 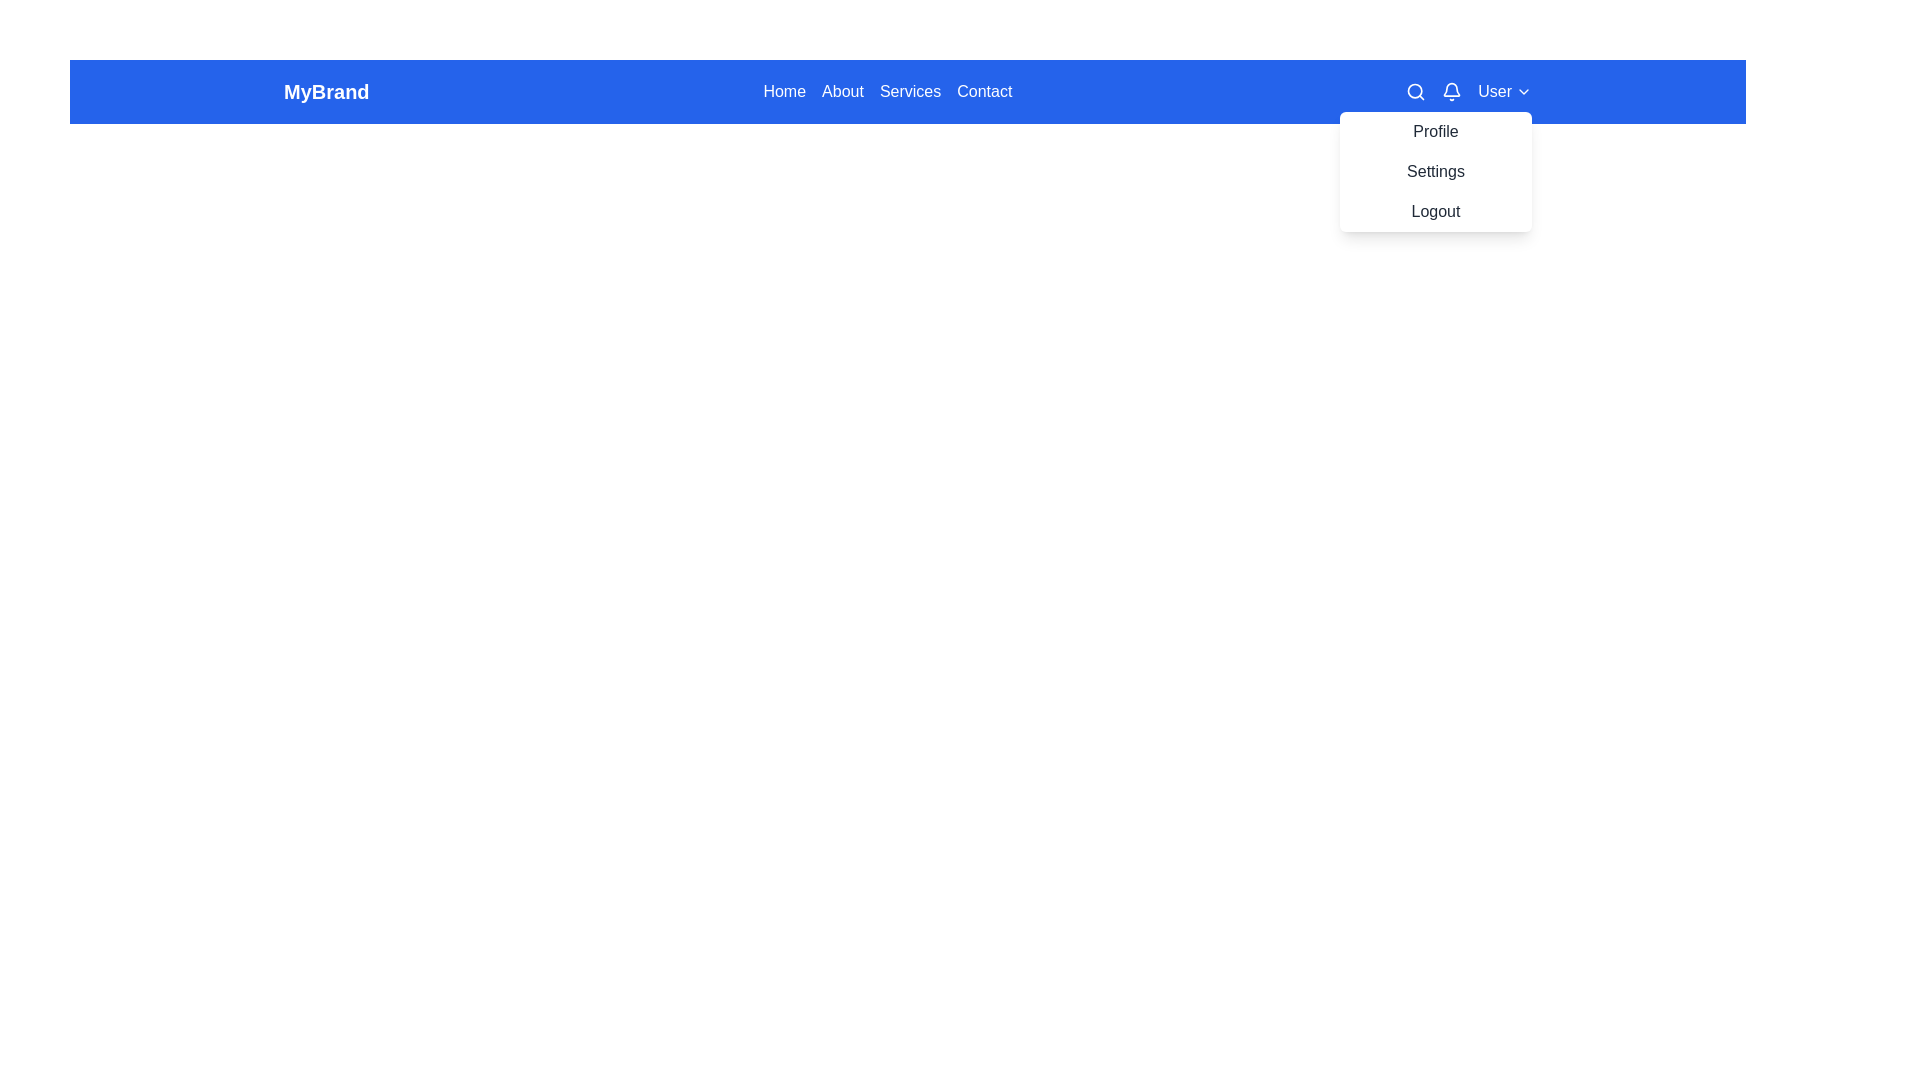 I want to click on the 'Profile' dropdown menu item located under the 'User' label in the top-right corner, so click(x=1434, y=131).